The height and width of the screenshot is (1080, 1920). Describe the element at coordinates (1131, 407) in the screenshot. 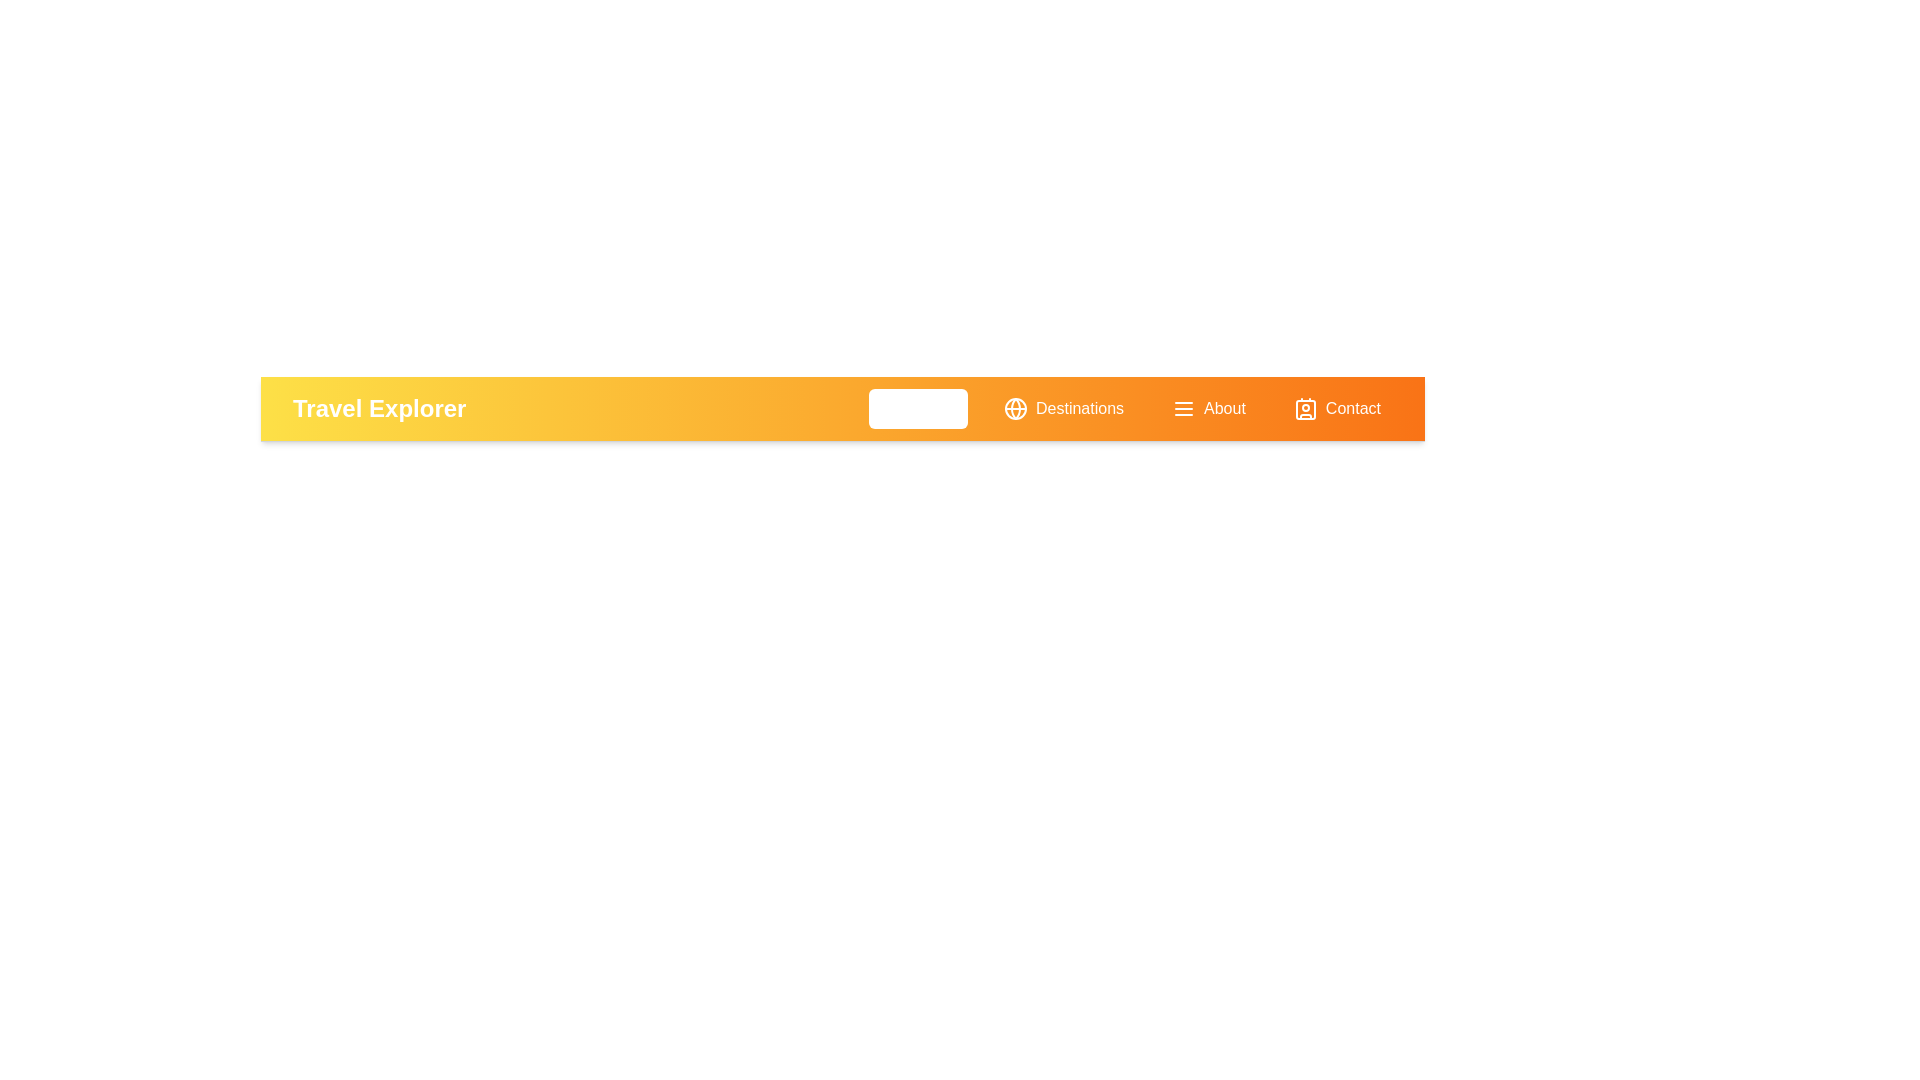

I see `the Navigation menu located in the main navigation bar` at that location.